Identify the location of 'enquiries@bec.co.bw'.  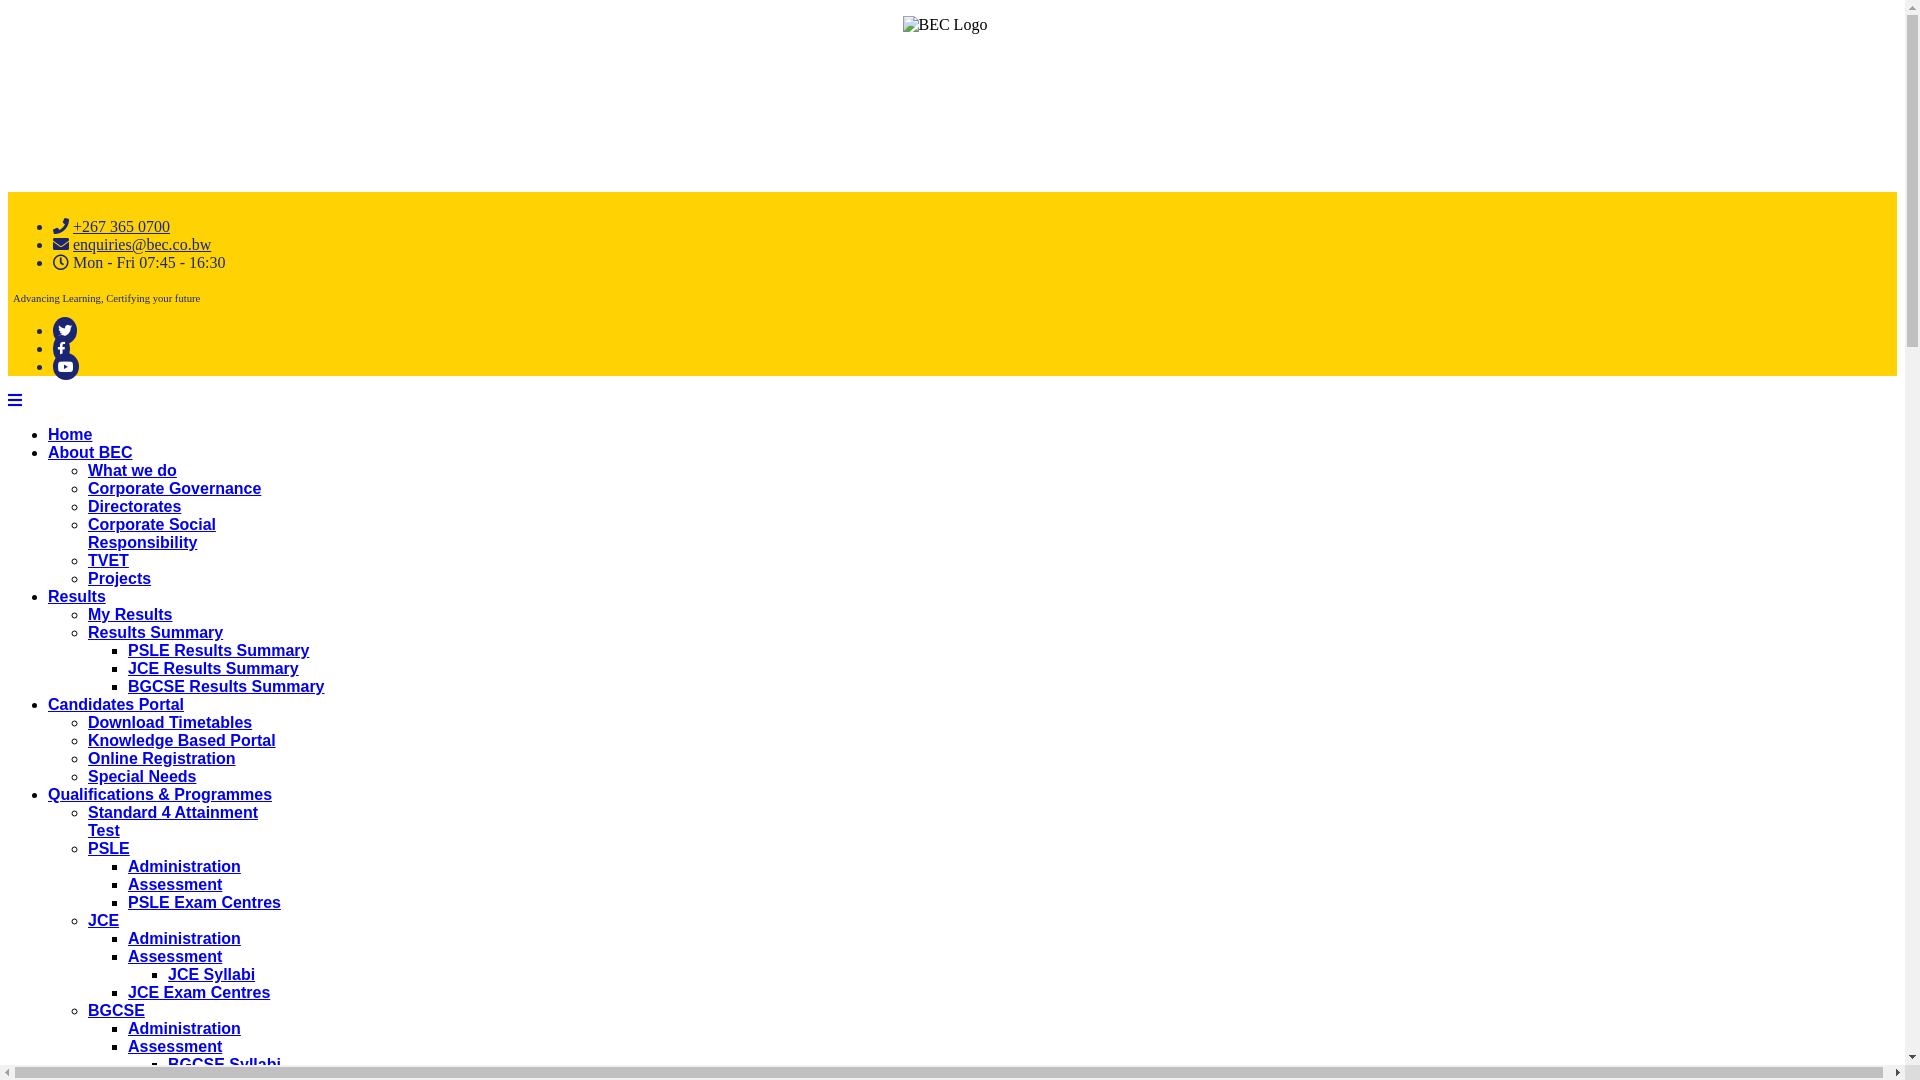
(141, 243).